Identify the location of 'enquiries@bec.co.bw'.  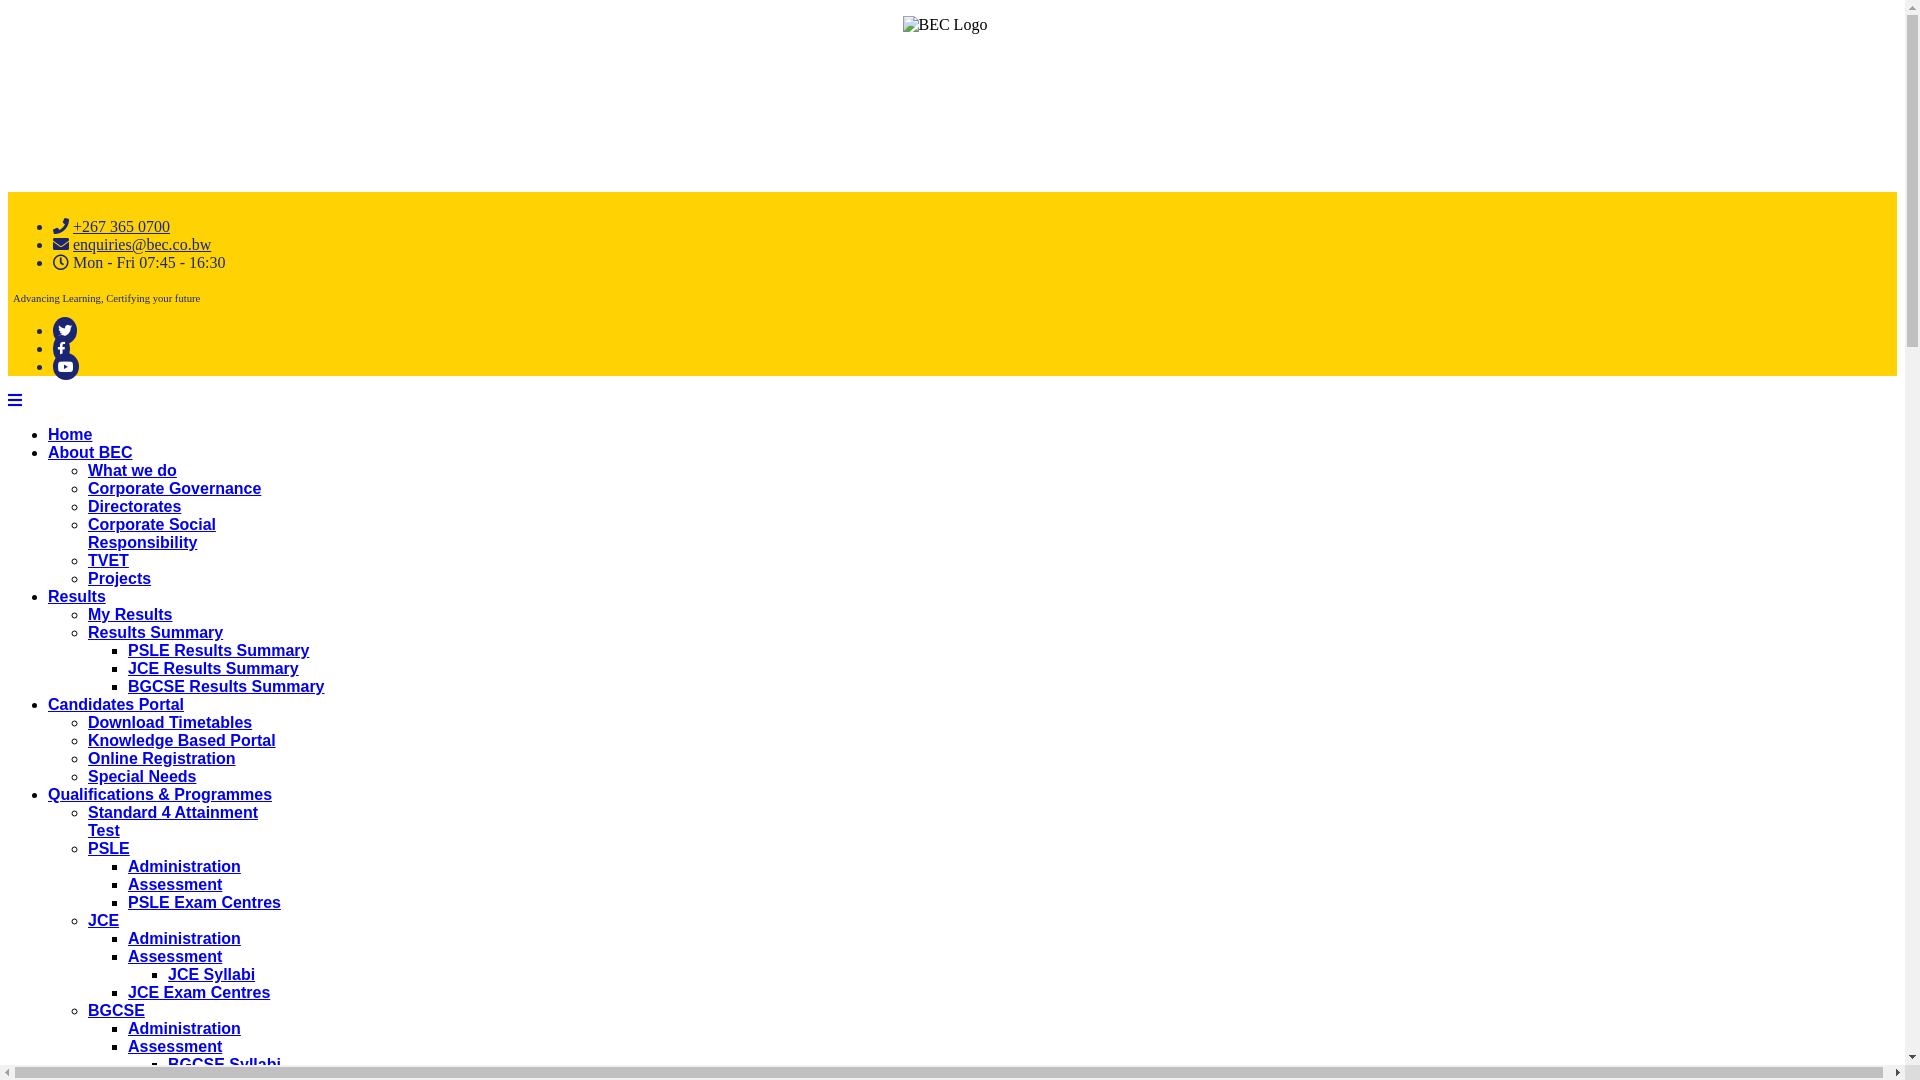
(141, 243).